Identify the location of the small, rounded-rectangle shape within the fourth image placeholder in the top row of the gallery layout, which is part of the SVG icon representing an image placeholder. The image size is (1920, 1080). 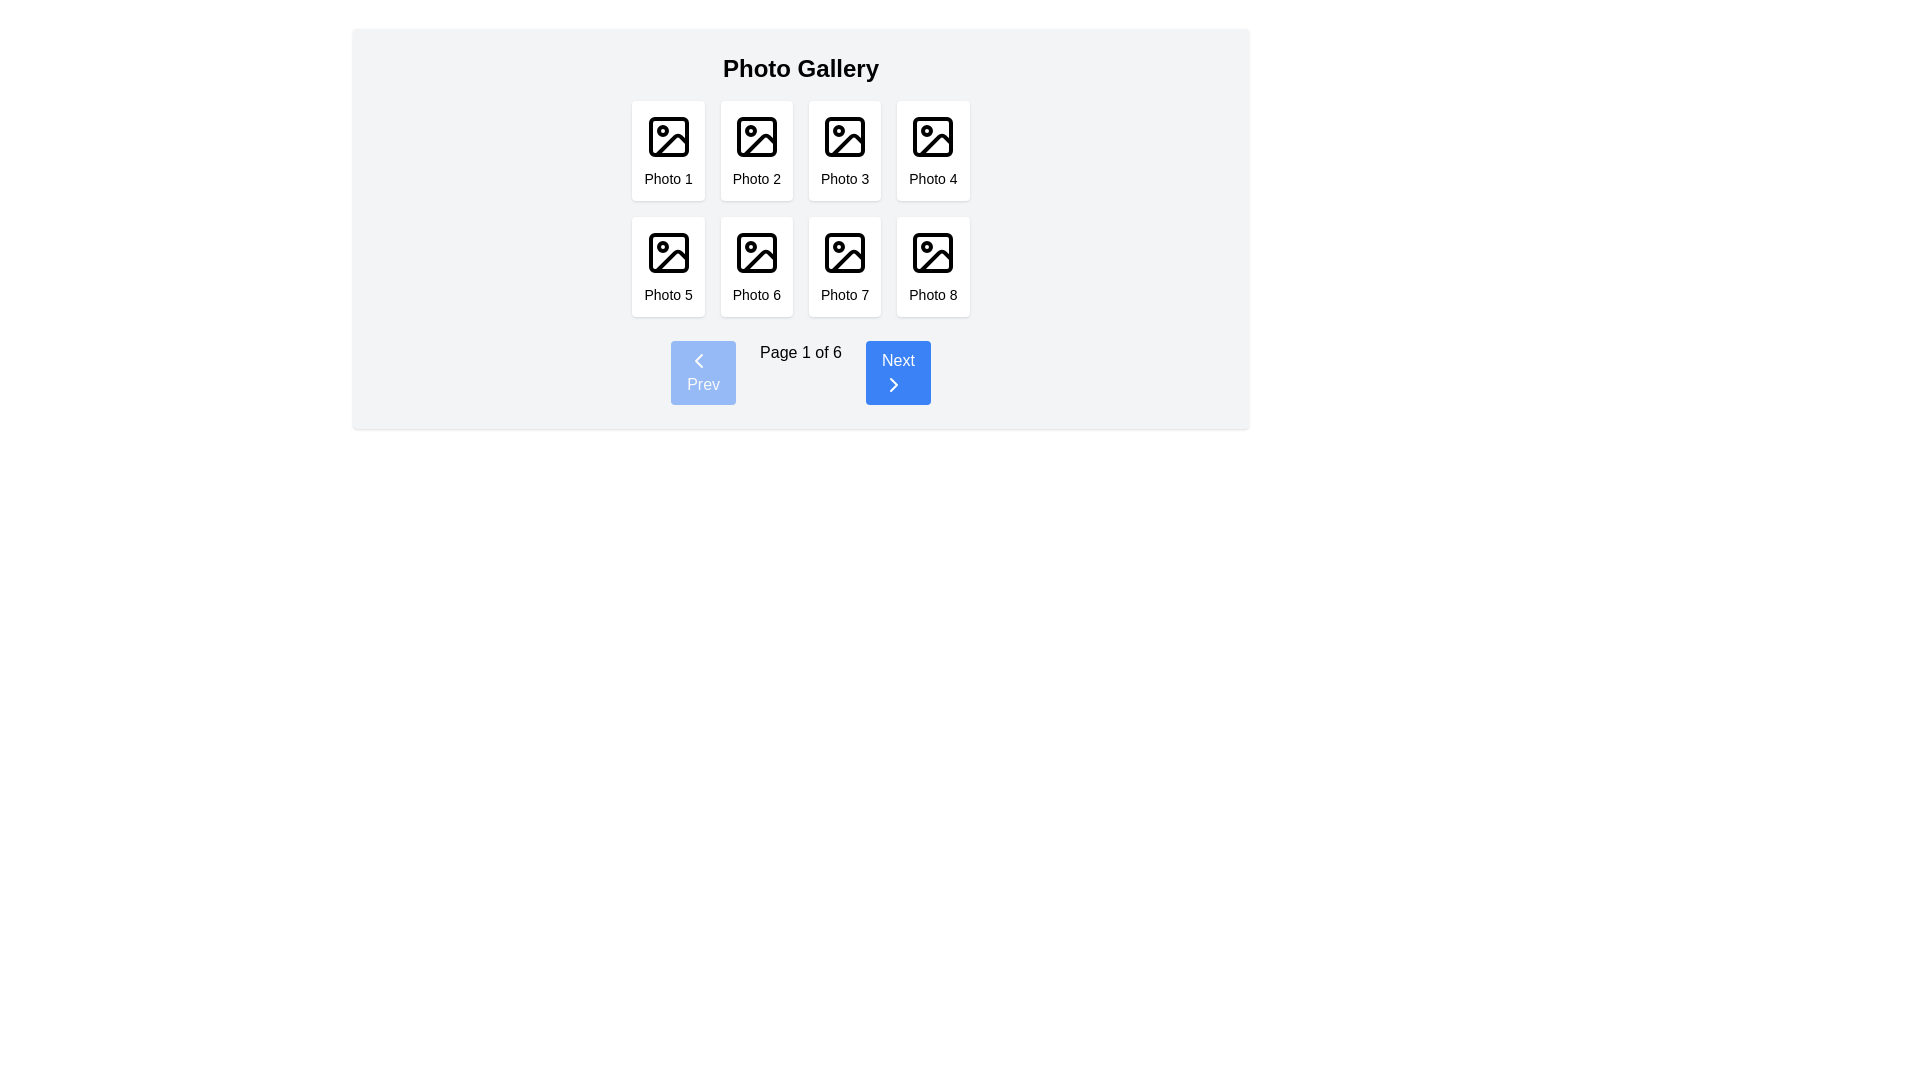
(932, 136).